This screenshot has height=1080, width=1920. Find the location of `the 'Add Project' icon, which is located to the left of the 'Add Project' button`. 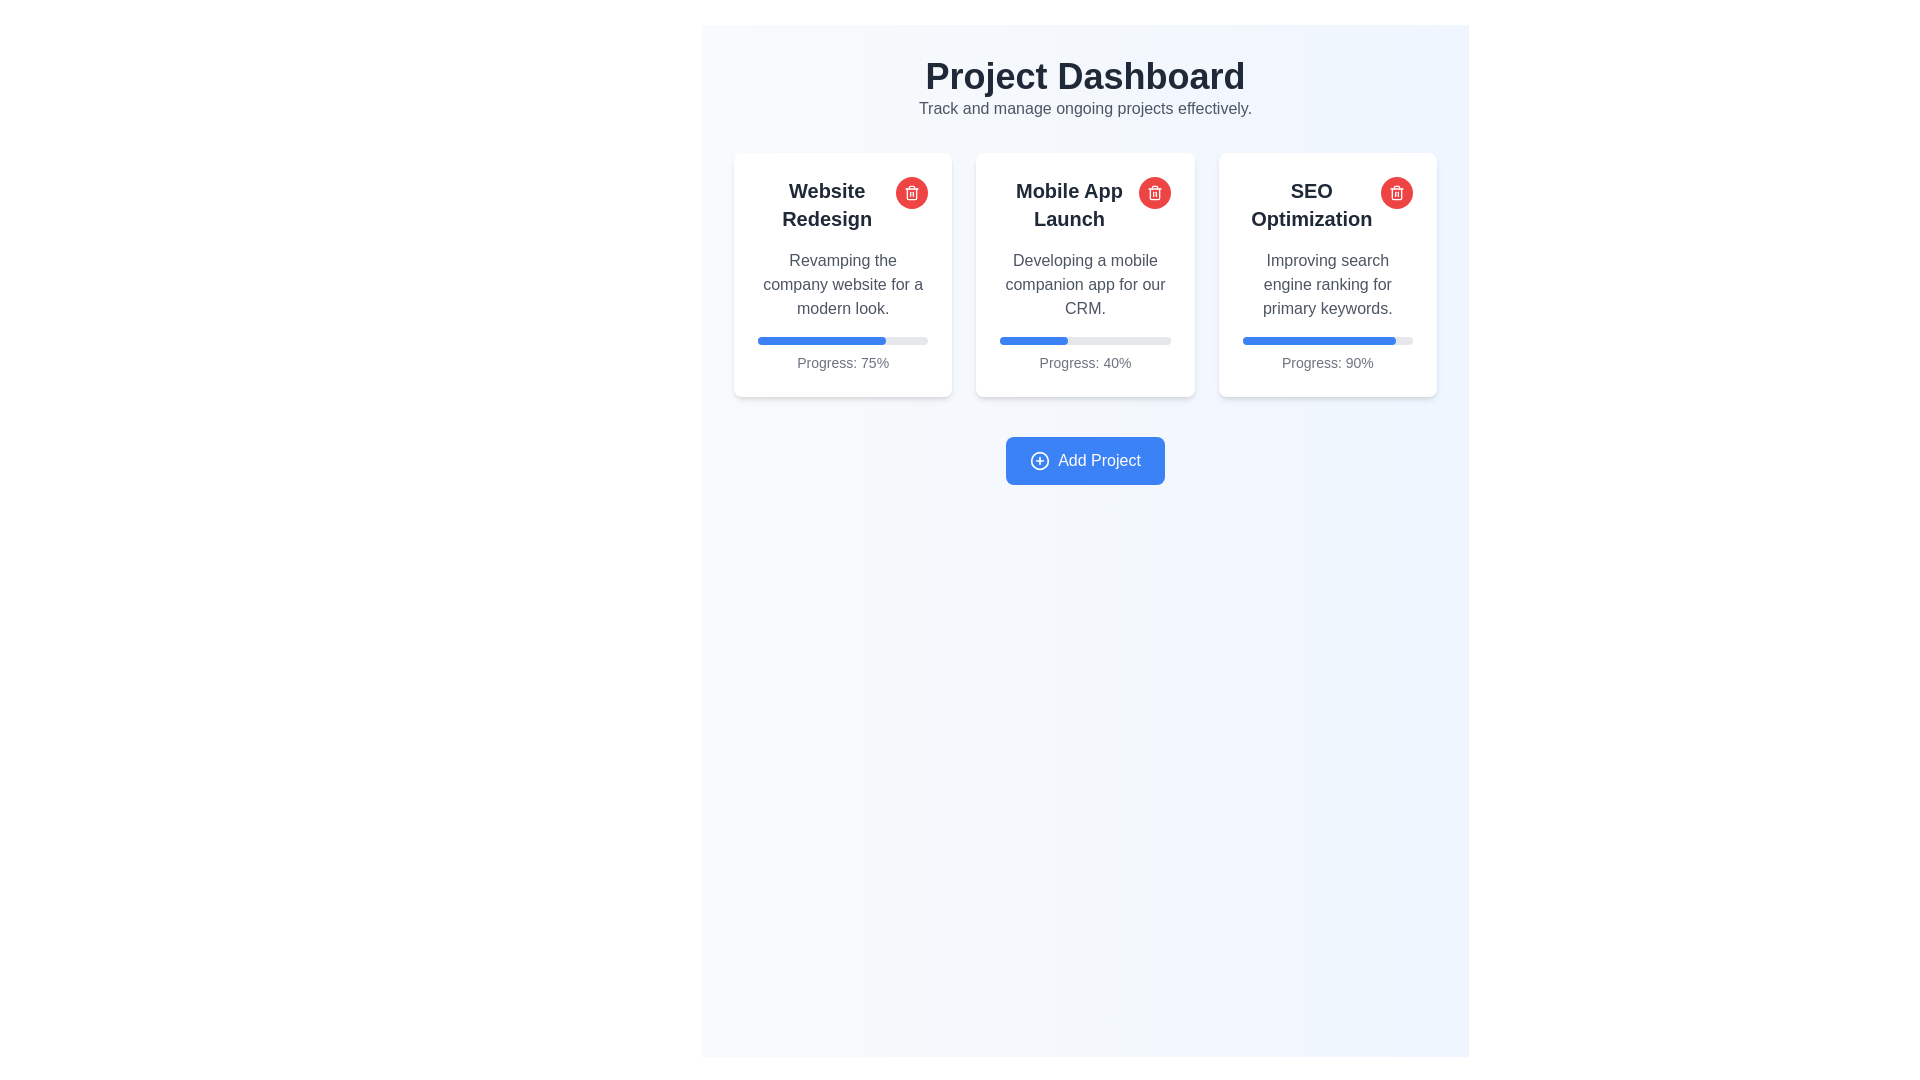

the 'Add Project' icon, which is located to the left of the 'Add Project' button is located at coordinates (1040, 461).